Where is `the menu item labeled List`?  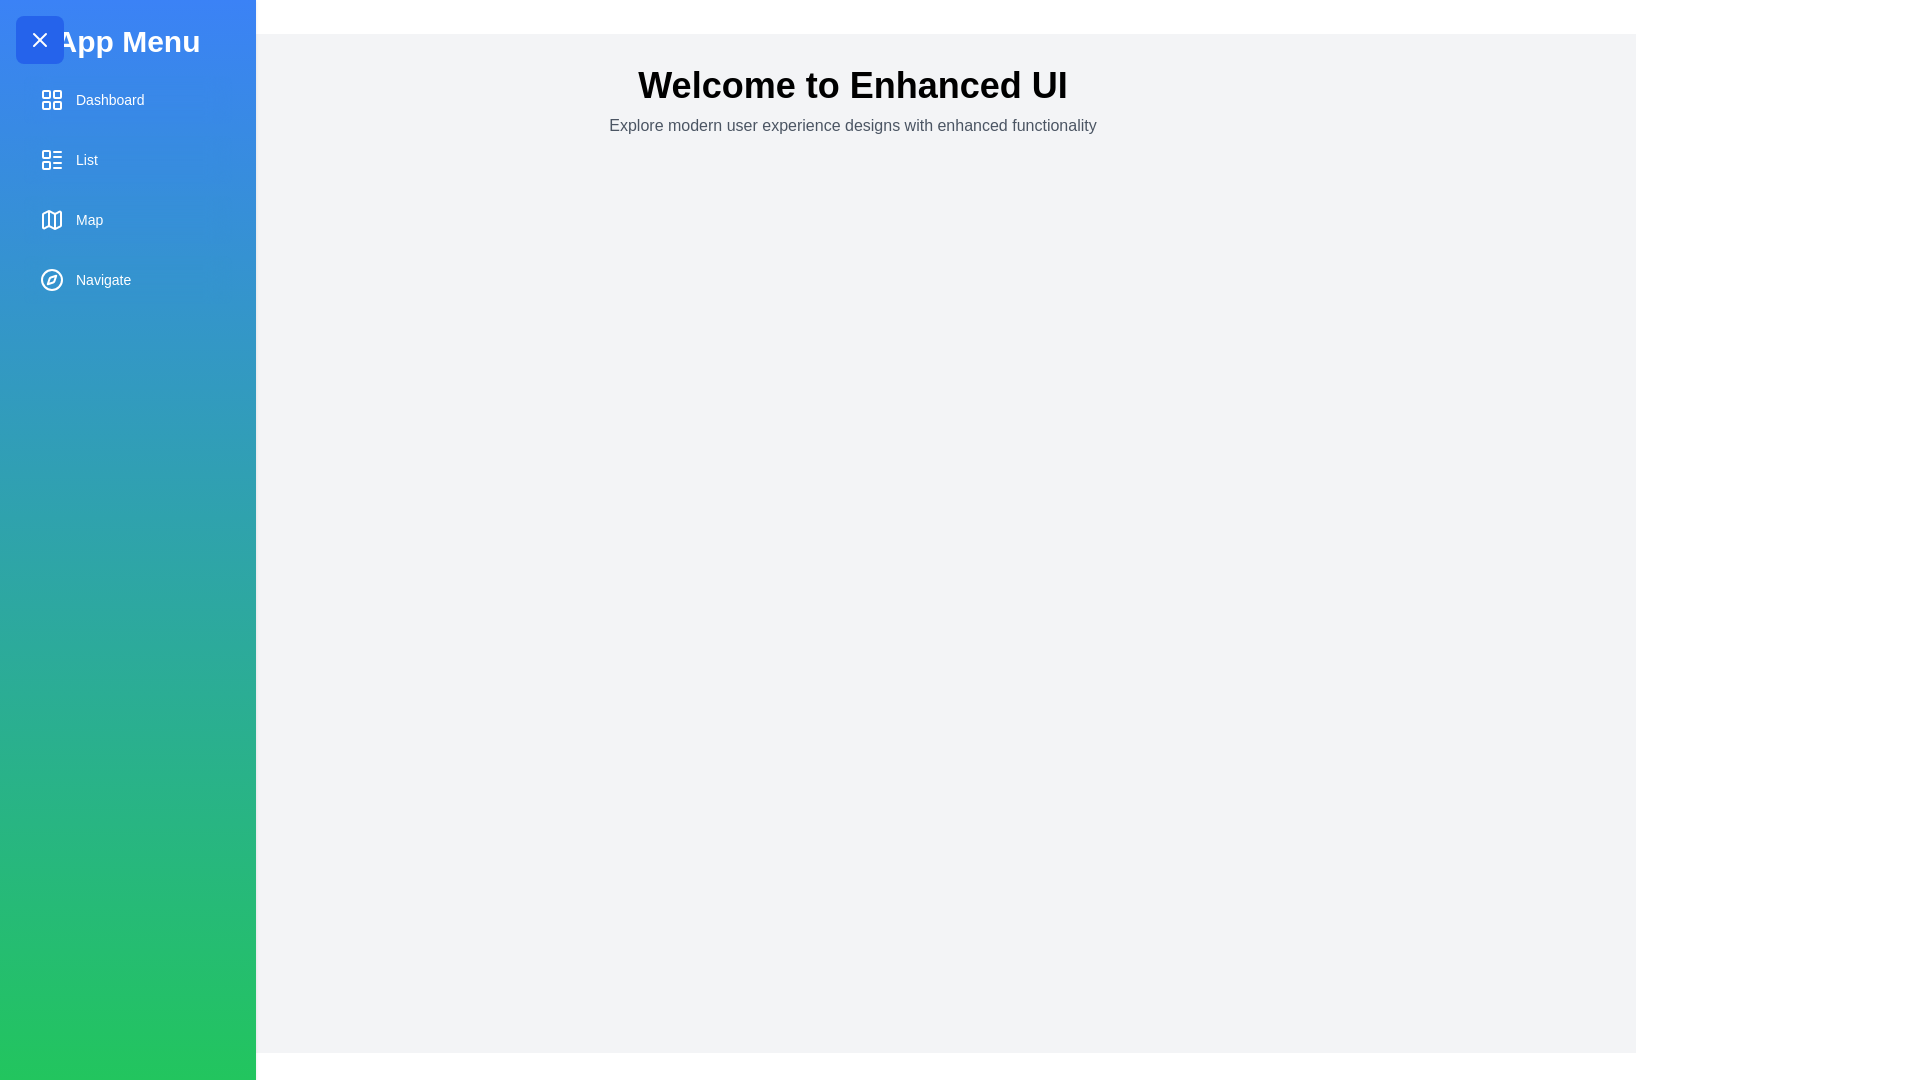 the menu item labeled List is located at coordinates (127, 158).